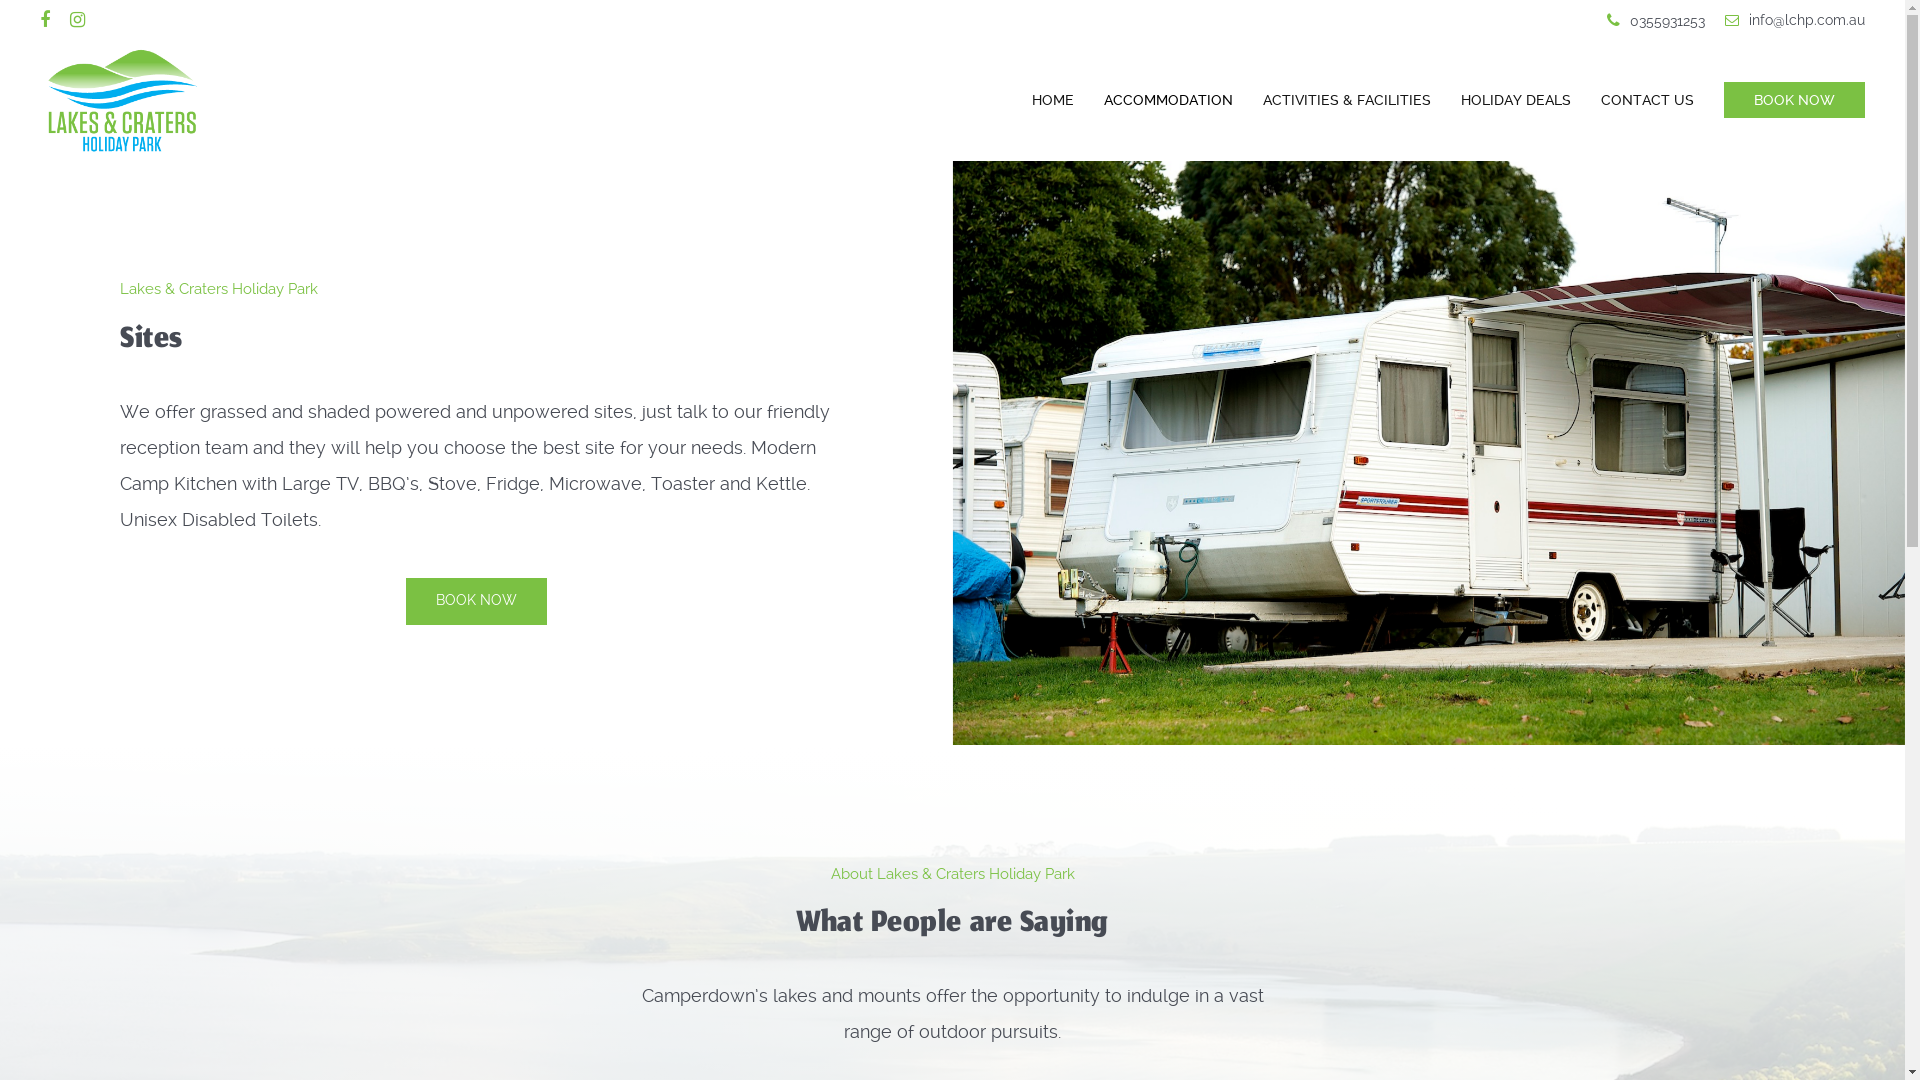 The height and width of the screenshot is (1080, 1920). What do you see at coordinates (1017, 100) in the screenshot?
I see `'HOME'` at bounding box center [1017, 100].